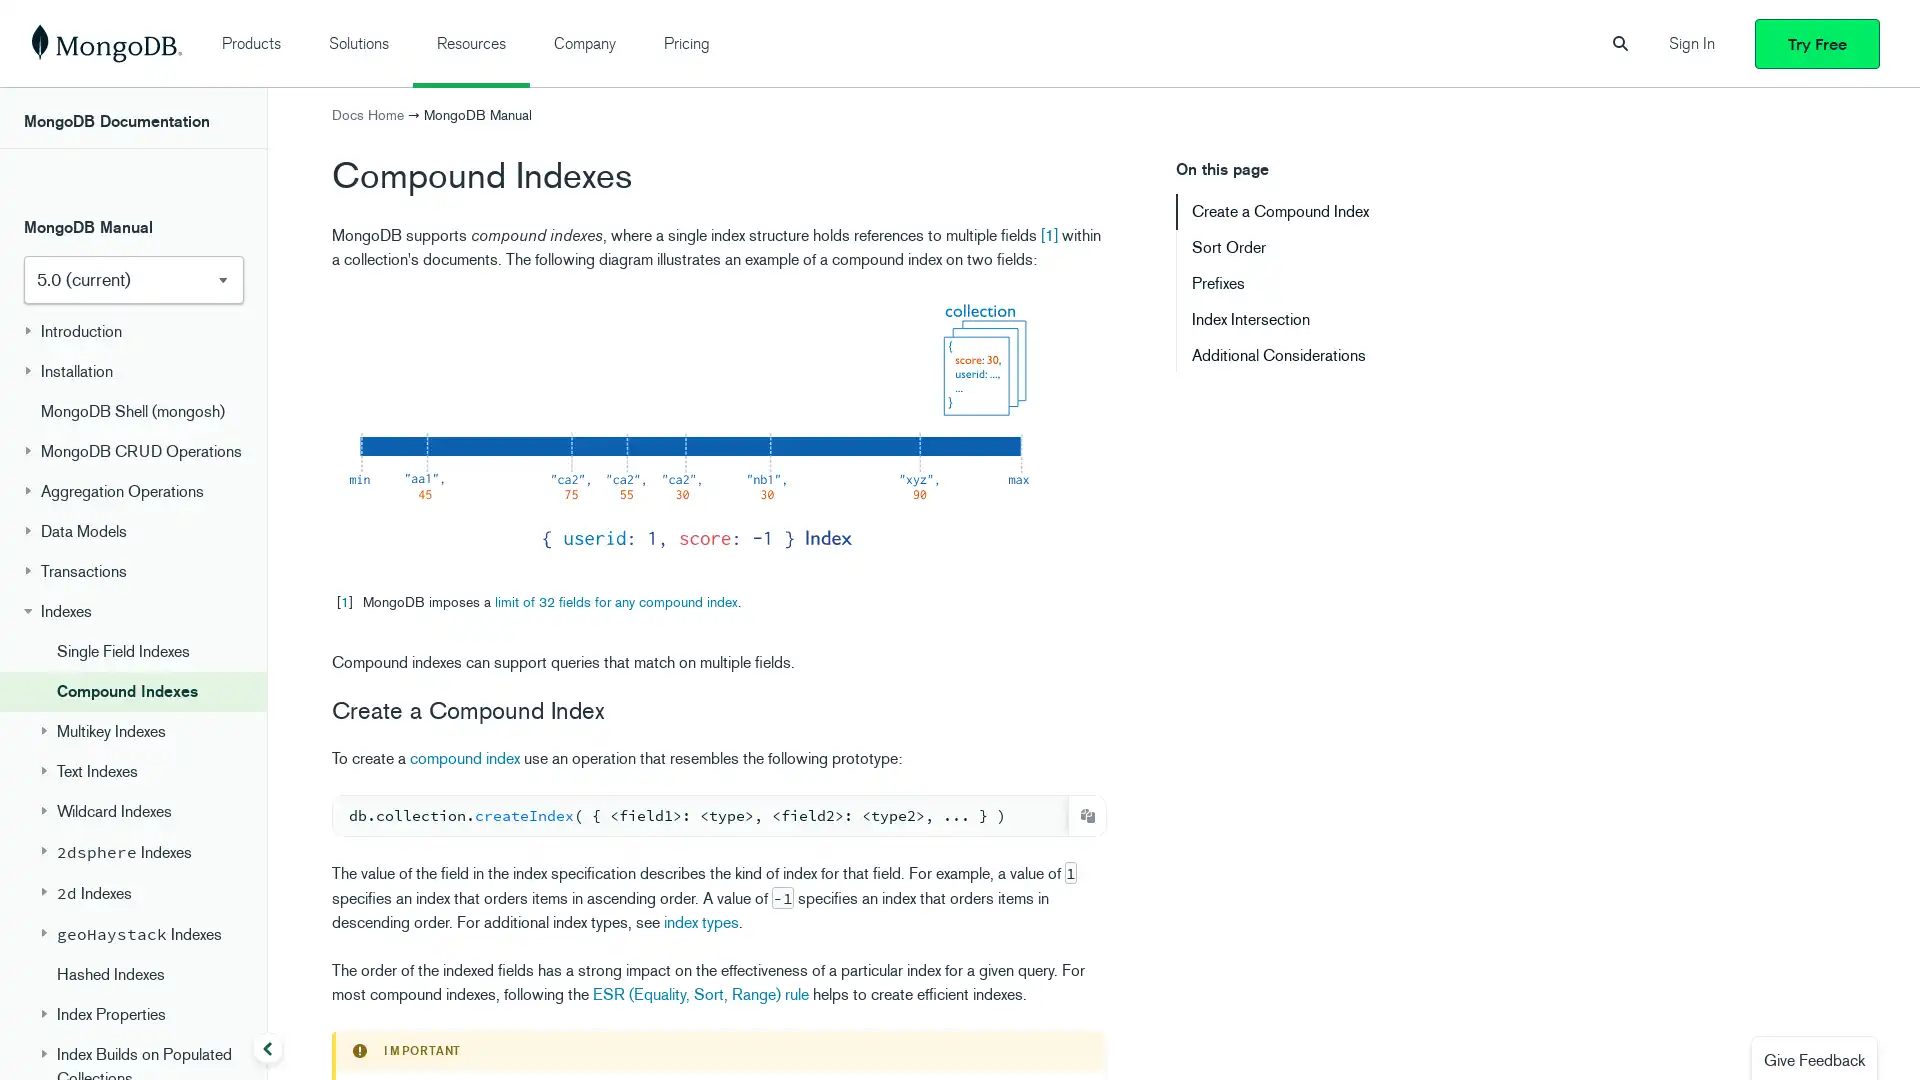 Image resolution: width=1920 pixels, height=1080 pixels. Describe the element at coordinates (133, 282) in the screenshot. I see `5.0 (current)` at that location.